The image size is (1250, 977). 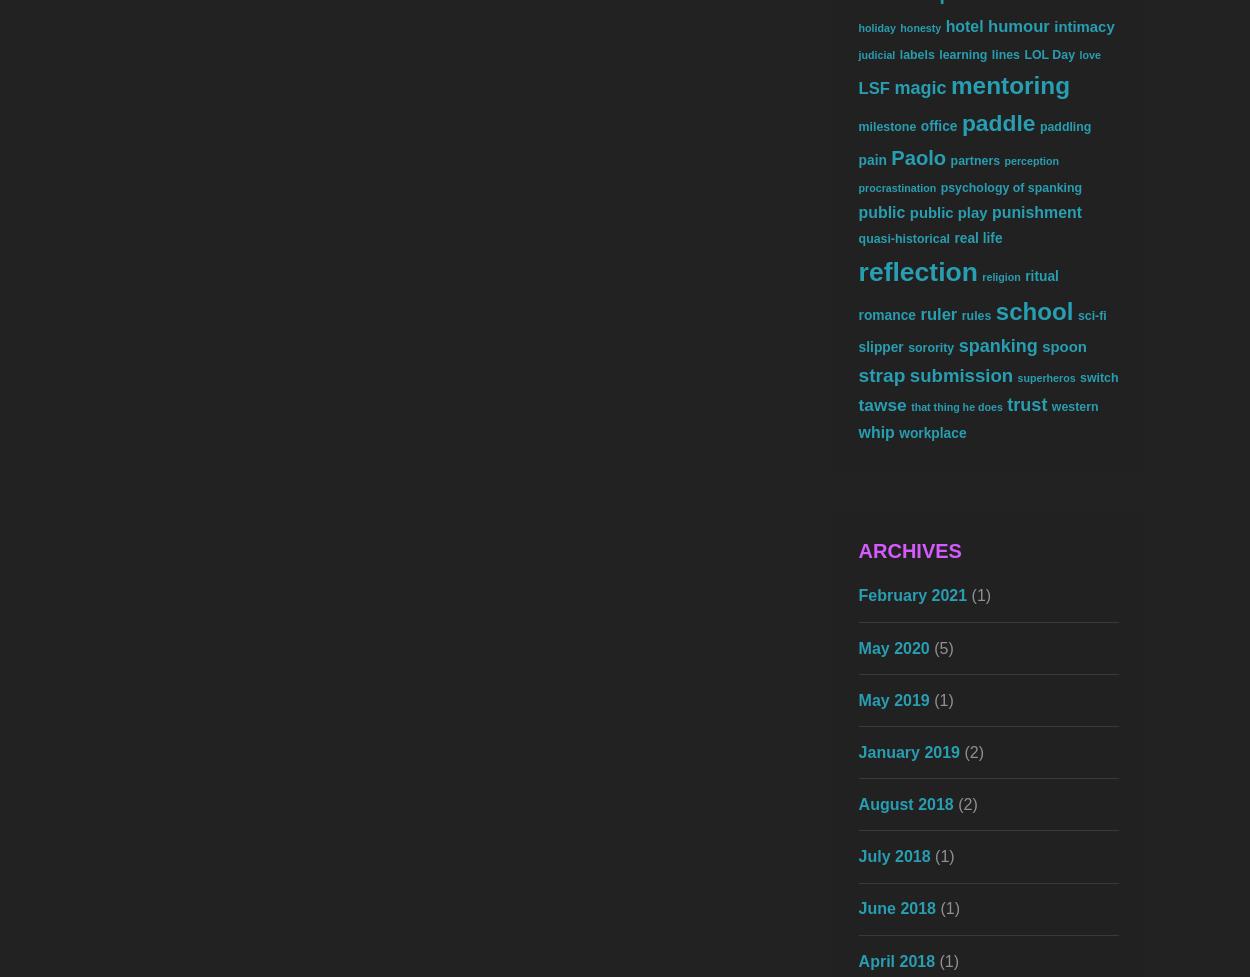 What do you see at coordinates (918, 157) in the screenshot?
I see `'Paolo'` at bounding box center [918, 157].